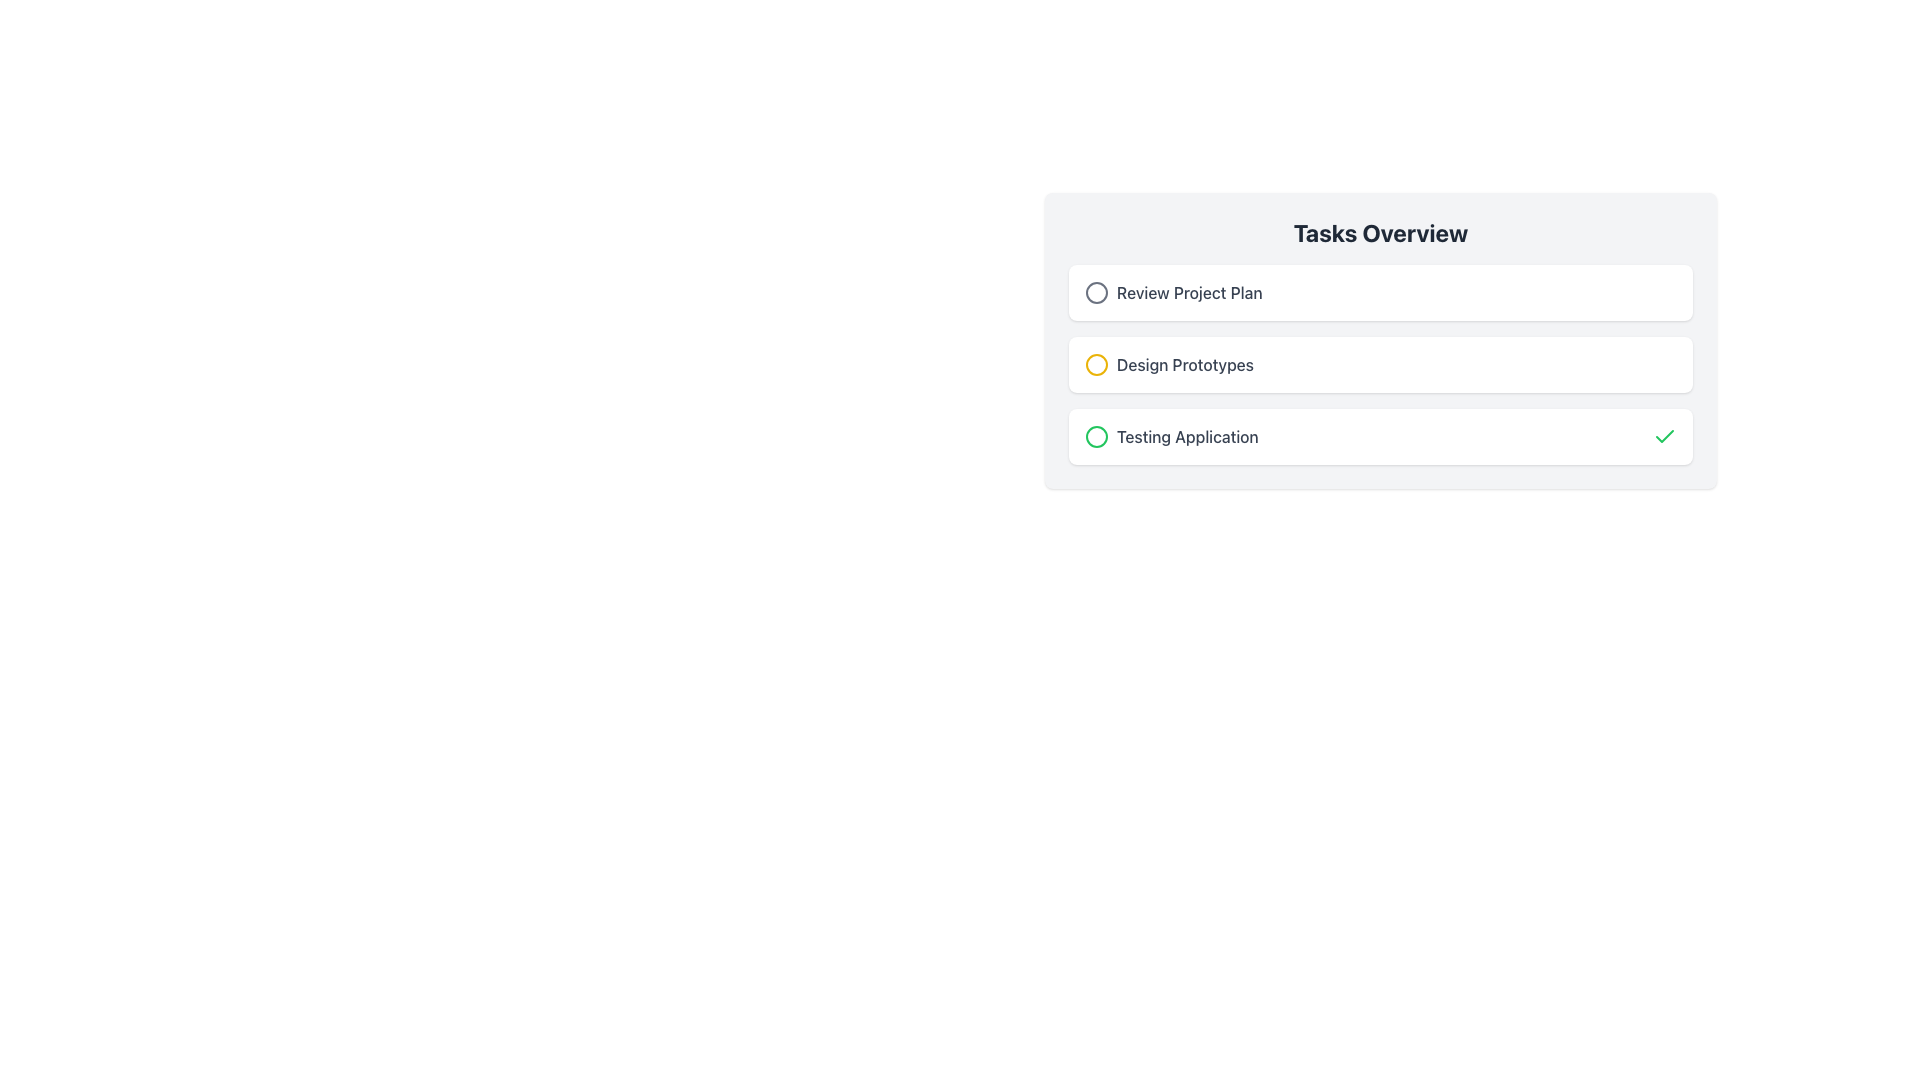 The height and width of the screenshot is (1080, 1920). Describe the element at coordinates (1096, 435) in the screenshot. I see `the icon that visually represents a completed or active state adjacent to the 'Testing Application' text` at that location.